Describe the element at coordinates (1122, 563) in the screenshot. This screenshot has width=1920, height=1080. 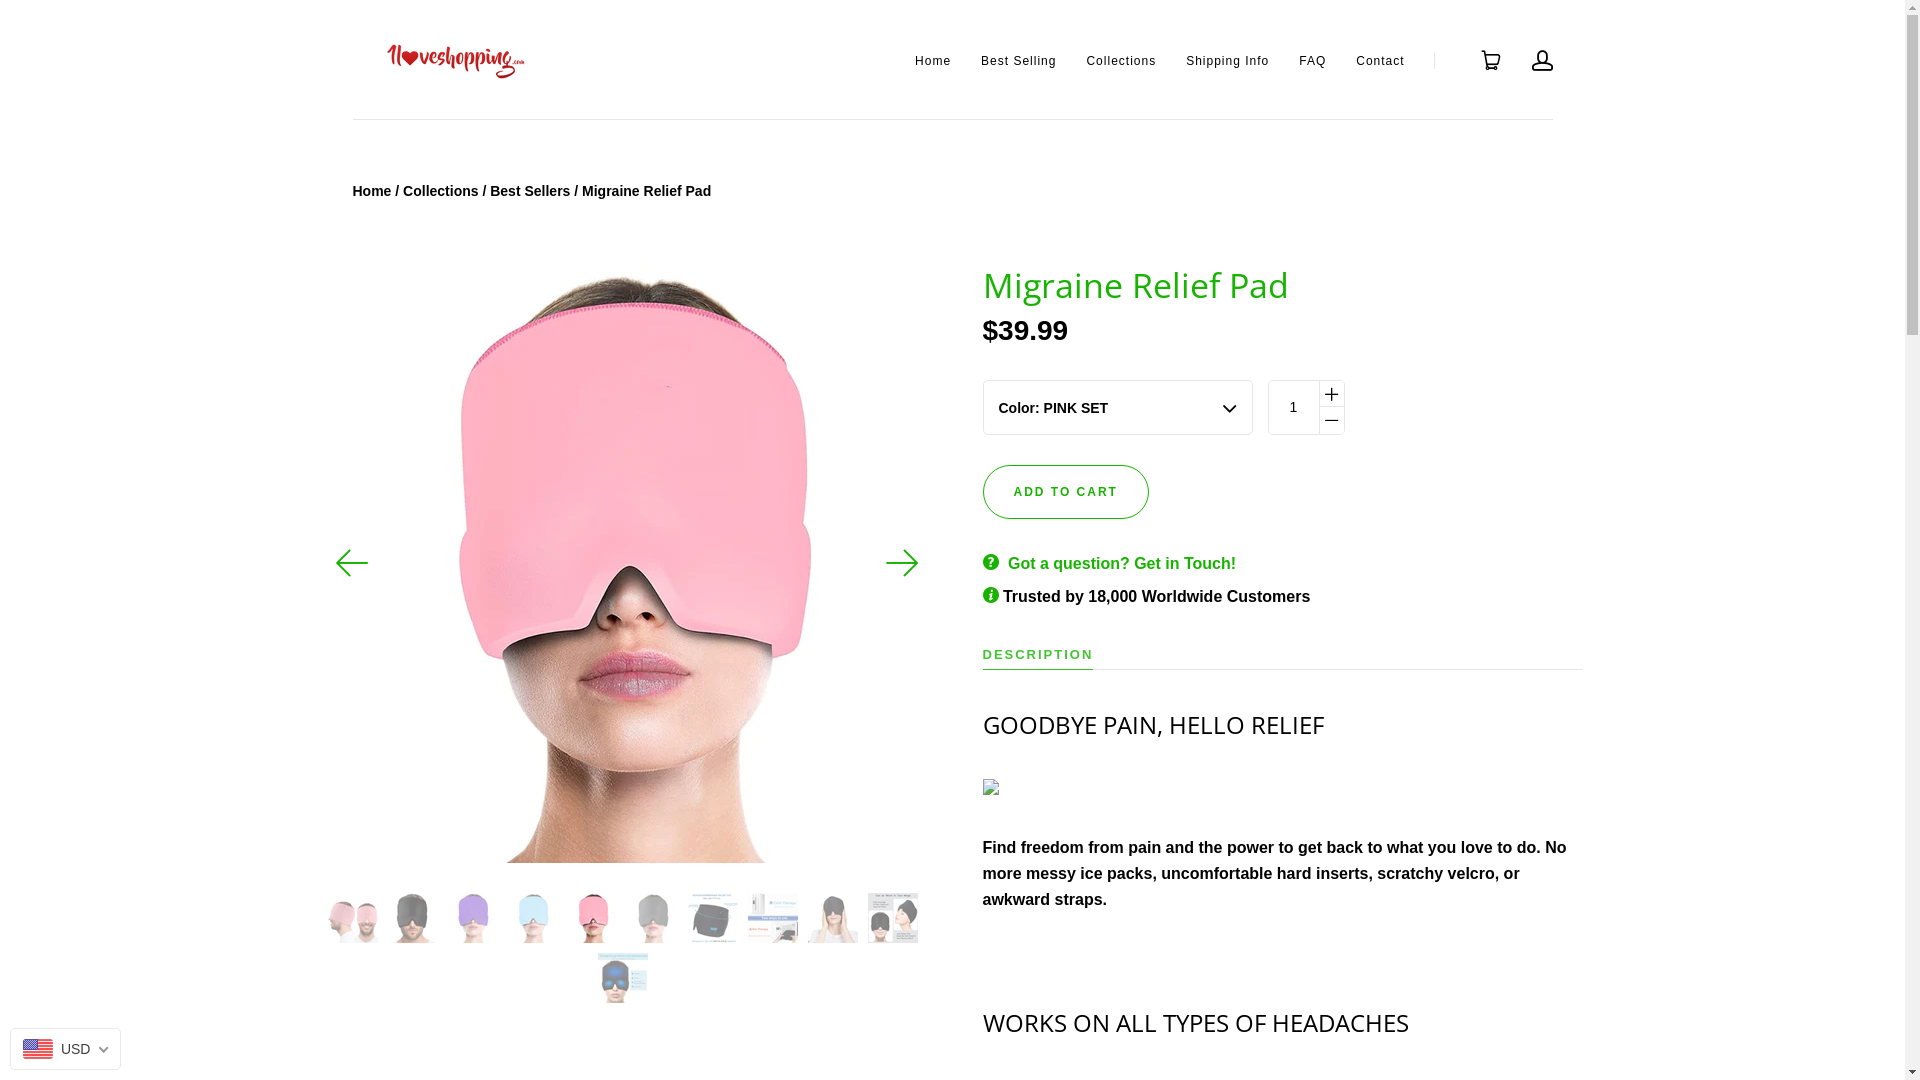
I see `'Got a question? Get in Touch!'` at that location.